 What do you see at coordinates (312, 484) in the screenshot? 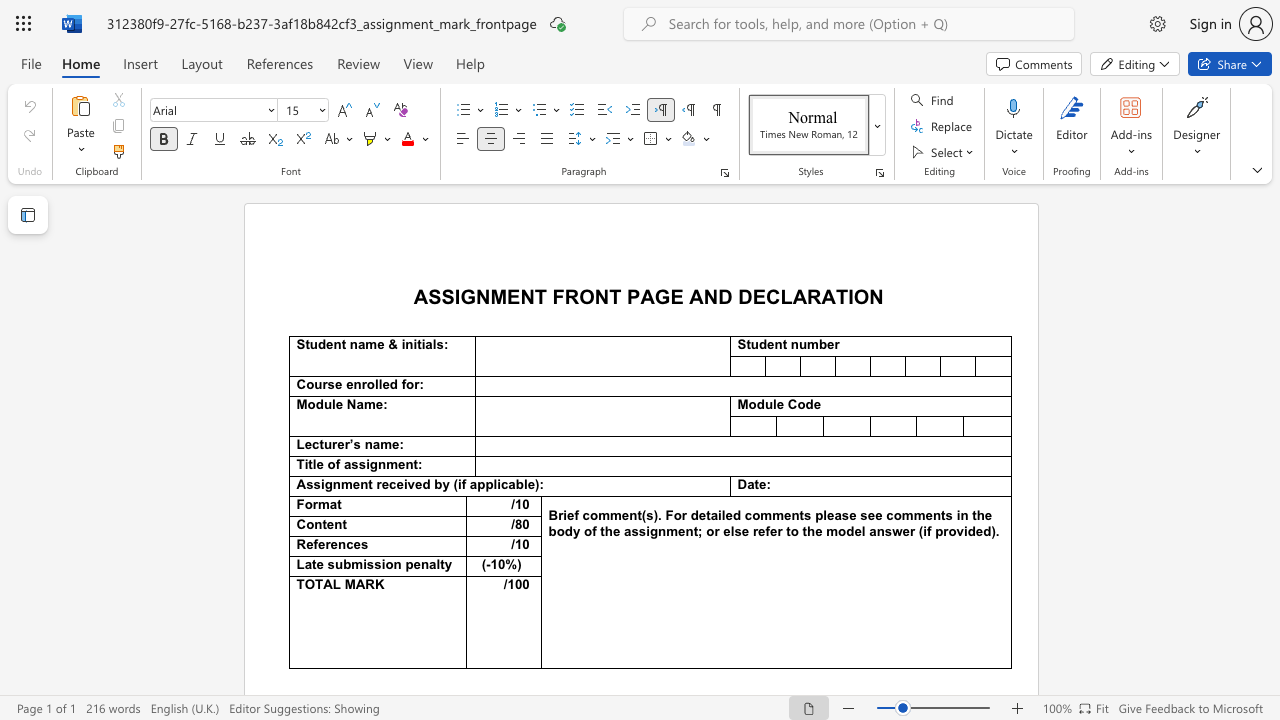
I see `the subset text "signmen" within the text "Assignment received by"` at bounding box center [312, 484].